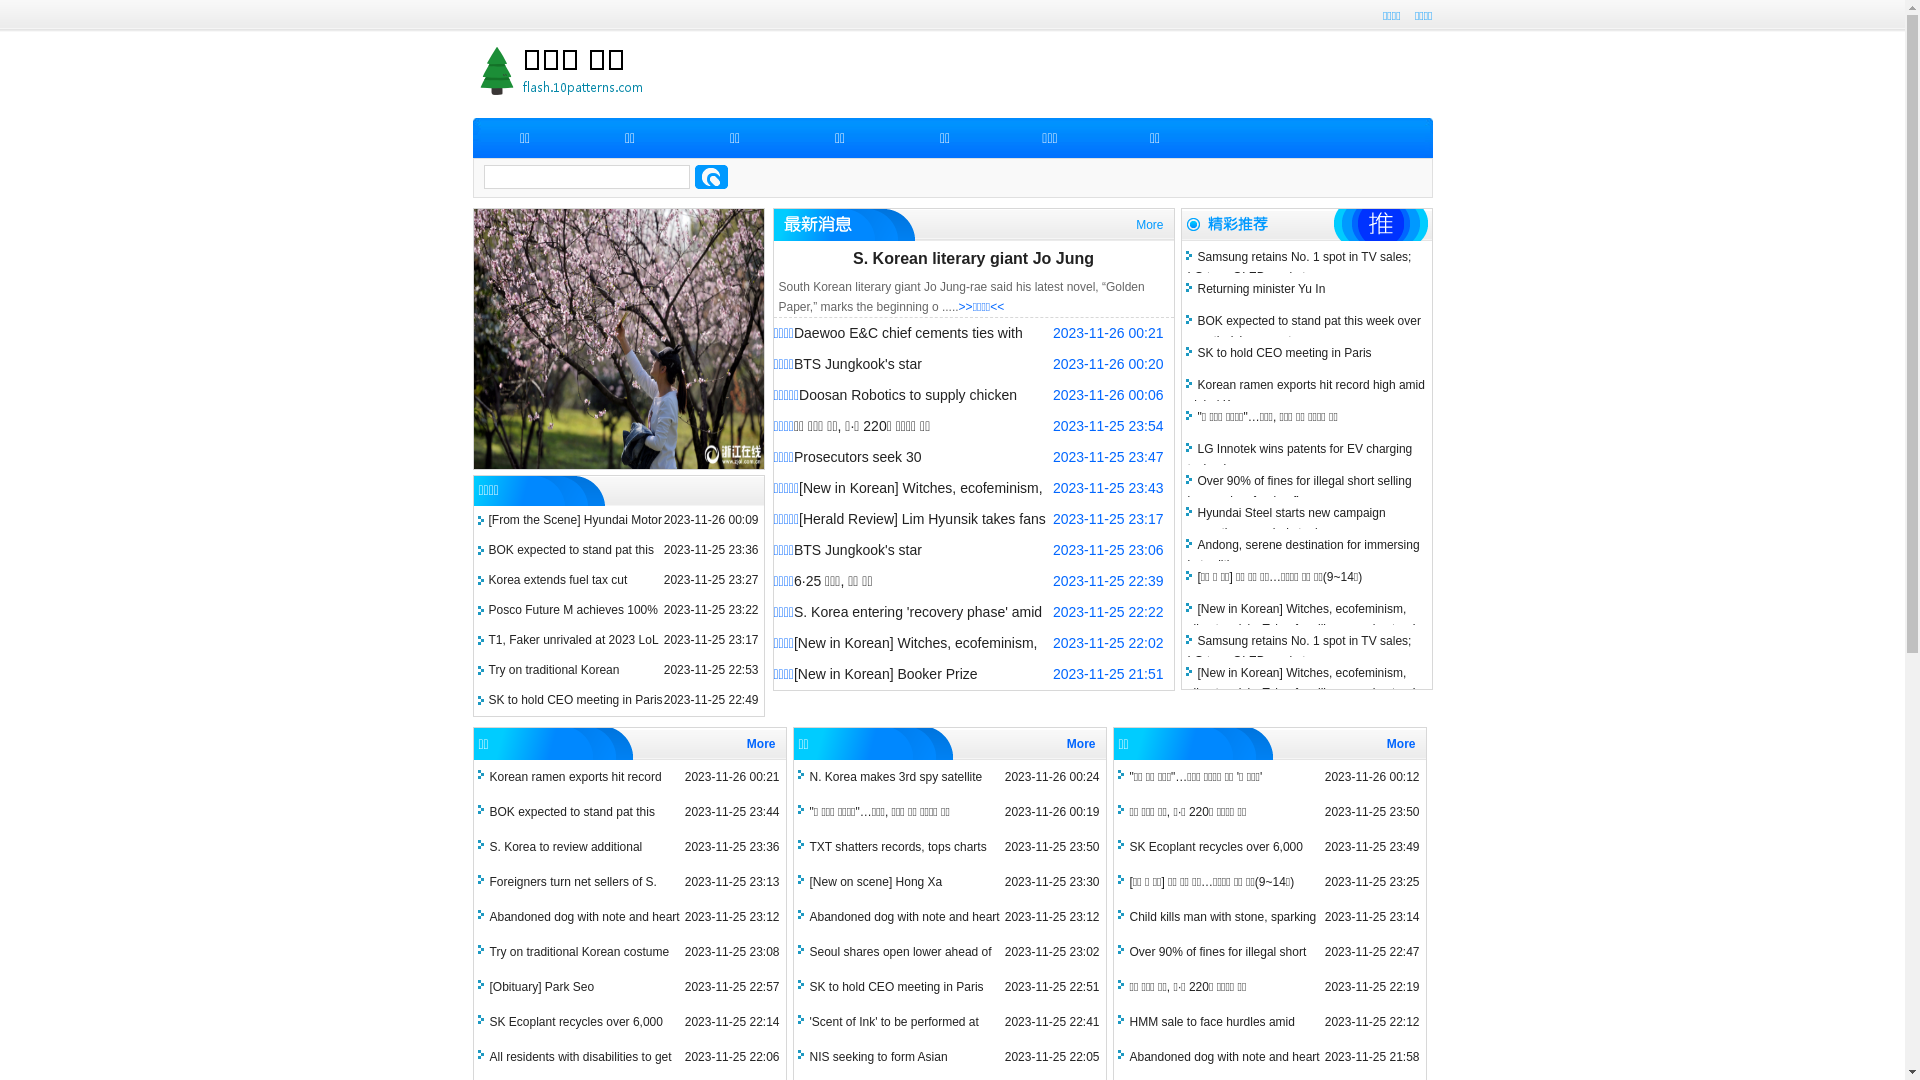  What do you see at coordinates (892, 857) in the screenshot?
I see `'TXT shatters records, tops charts with 3rd LP'` at bounding box center [892, 857].